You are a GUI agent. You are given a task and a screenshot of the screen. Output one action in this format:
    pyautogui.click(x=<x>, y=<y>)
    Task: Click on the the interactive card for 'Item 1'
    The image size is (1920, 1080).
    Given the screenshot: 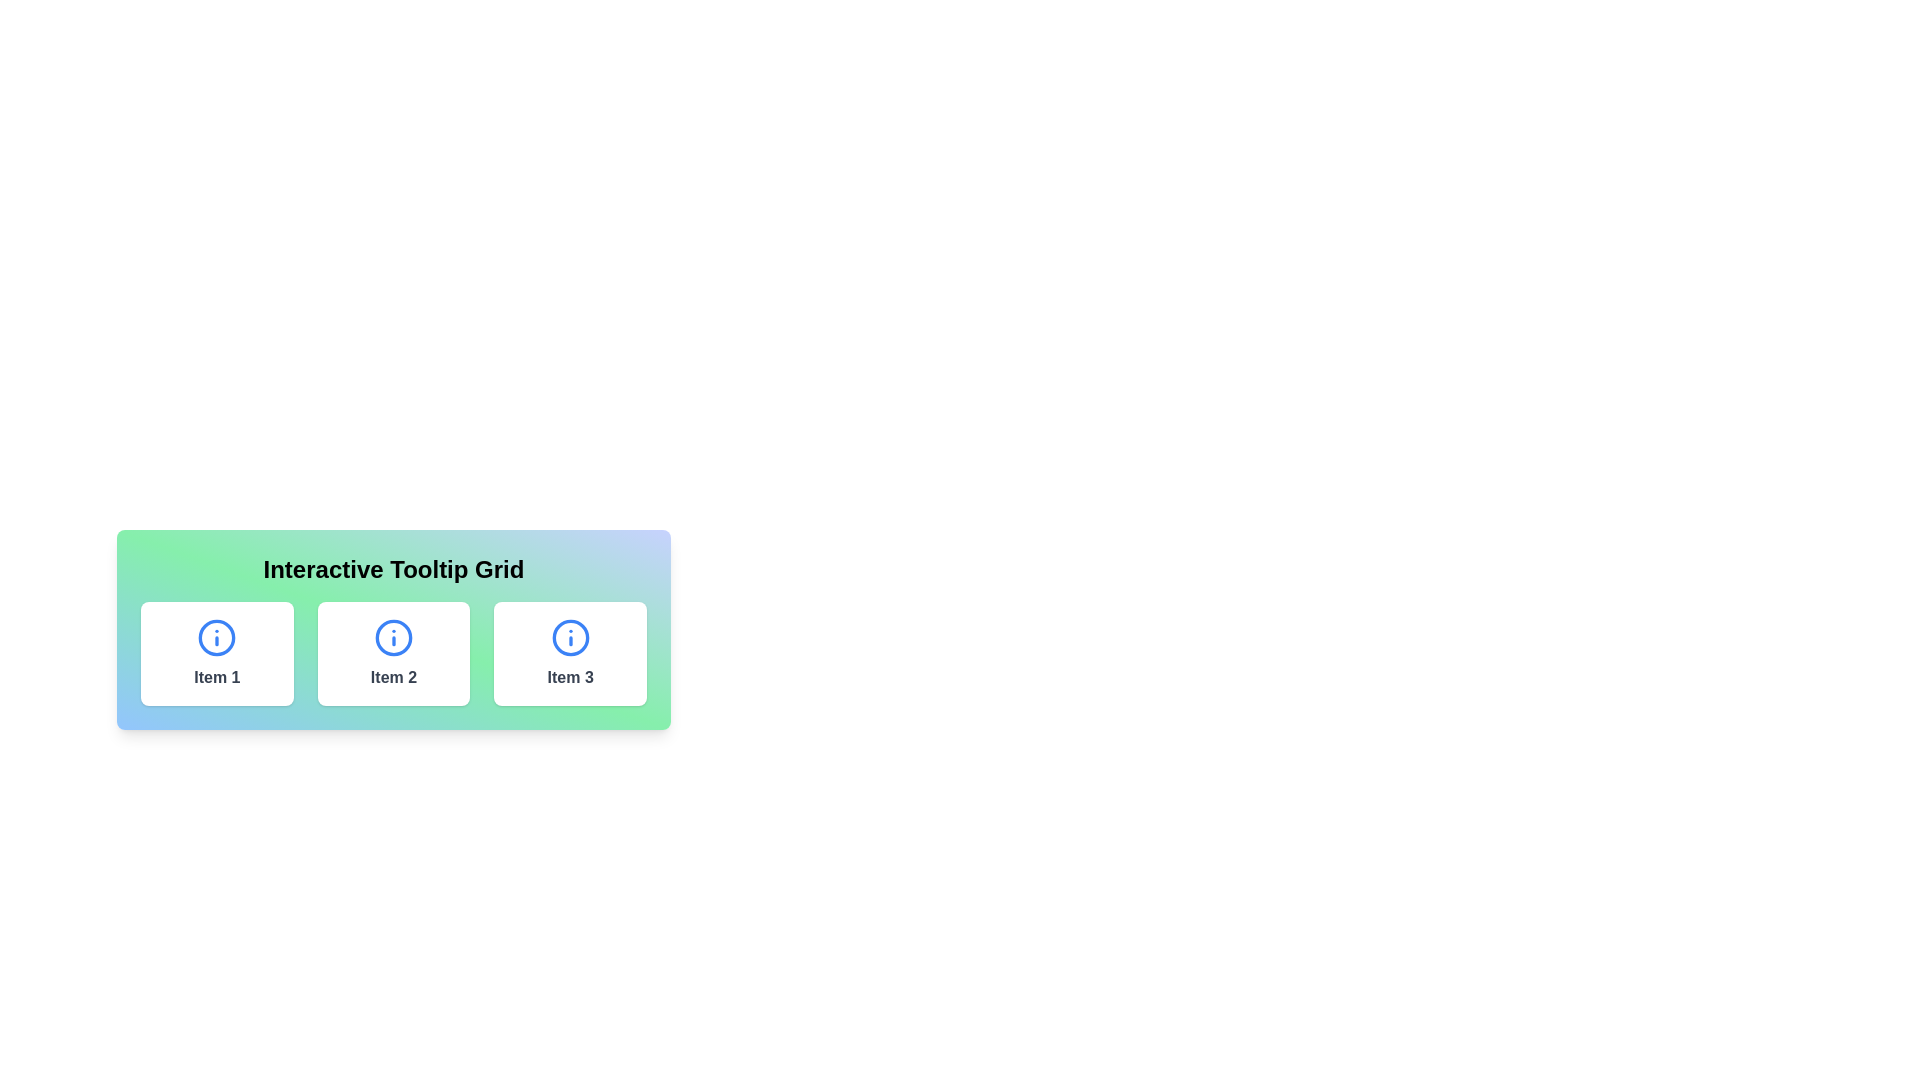 What is the action you would take?
    pyautogui.click(x=217, y=654)
    